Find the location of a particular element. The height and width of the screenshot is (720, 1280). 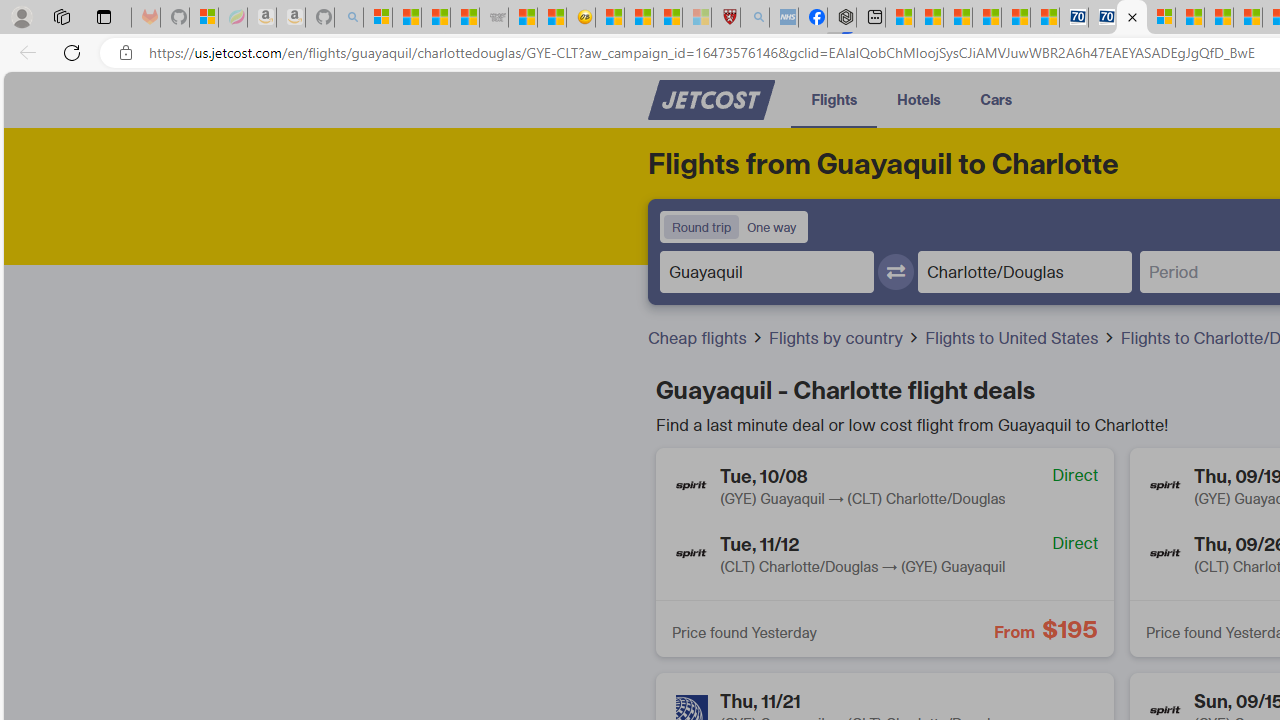

'Flights by country' is located at coordinates (844, 337).